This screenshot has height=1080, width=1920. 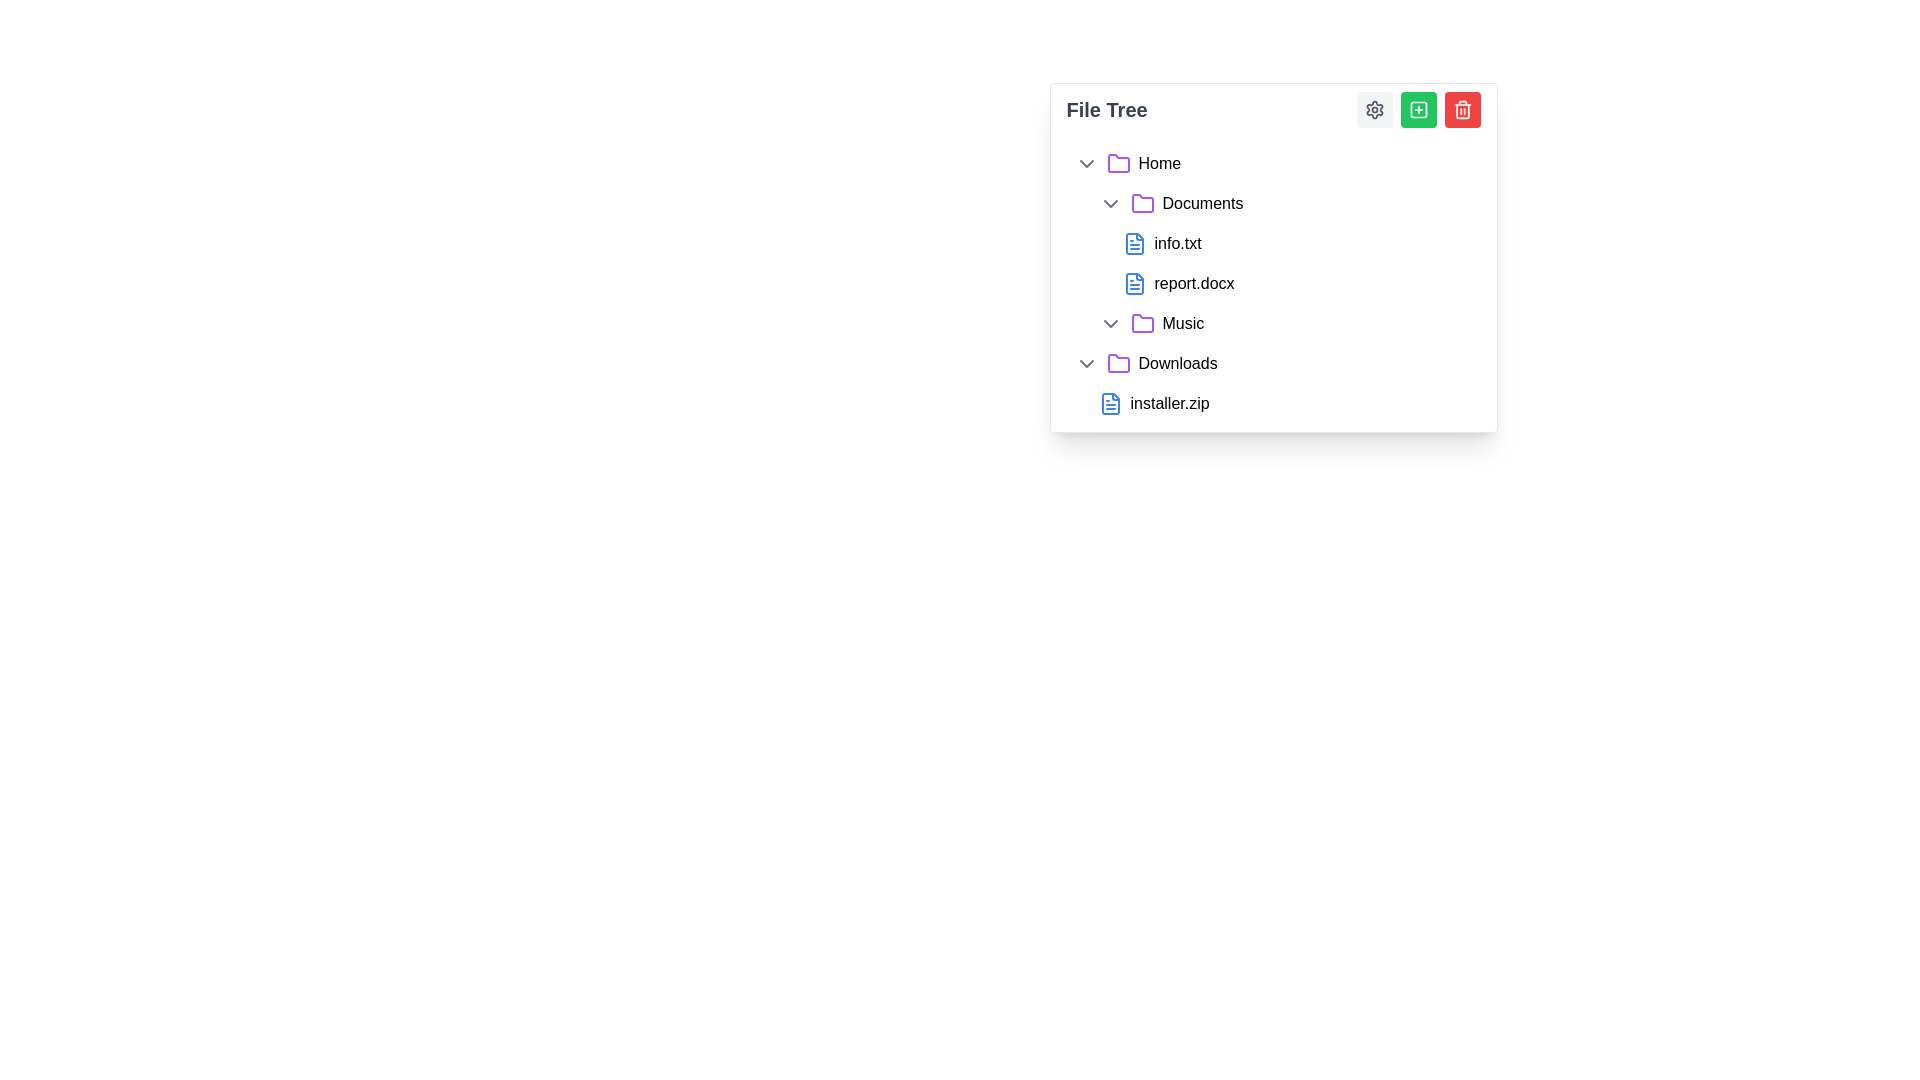 I want to click on the second button in a horizontal row that has a plus icon, situated between a settings button and a trash icon button, to trigger the hover effect, so click(x=1417, y=110).